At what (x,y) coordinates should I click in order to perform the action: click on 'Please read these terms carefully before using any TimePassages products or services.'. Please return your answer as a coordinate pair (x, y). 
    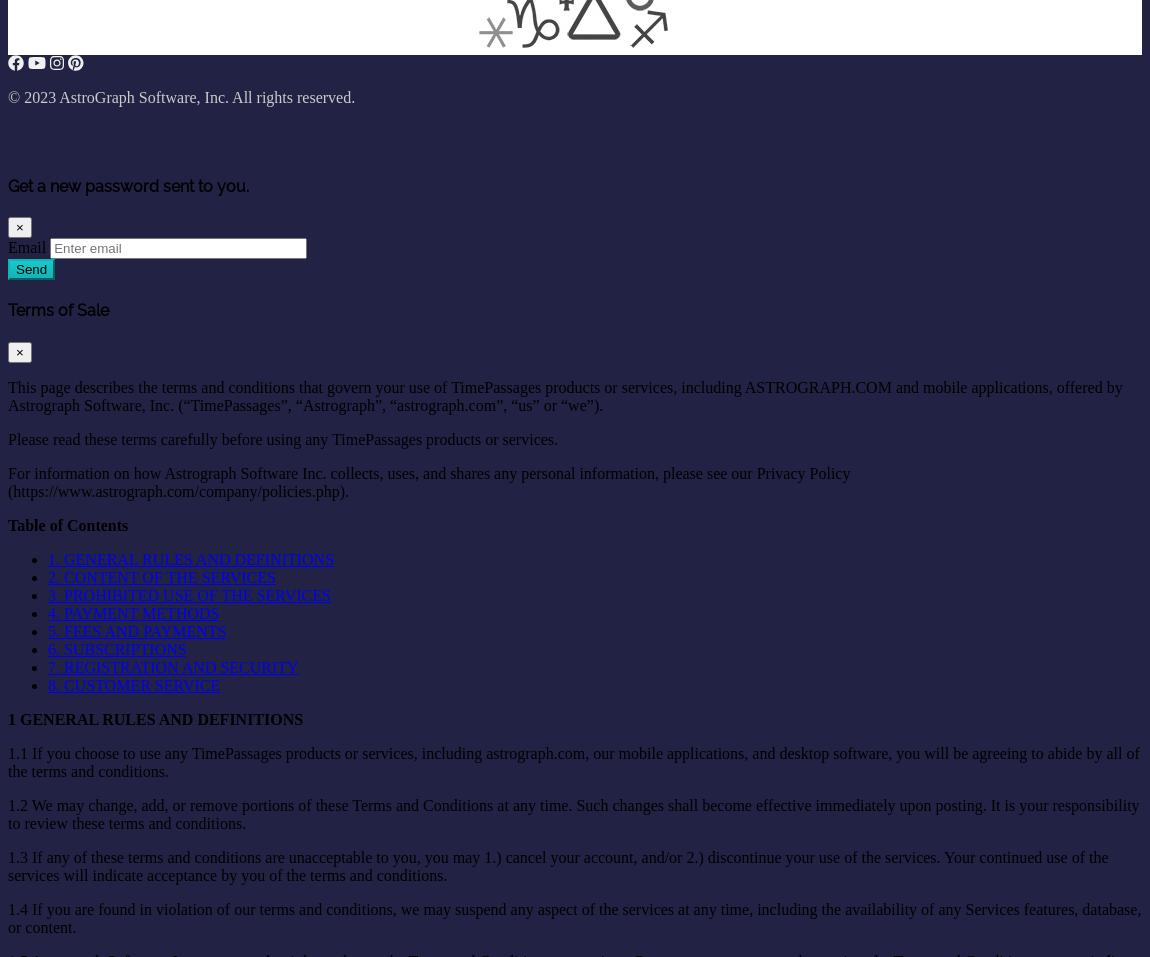
    Looking at the image, I should click on (282, 437).